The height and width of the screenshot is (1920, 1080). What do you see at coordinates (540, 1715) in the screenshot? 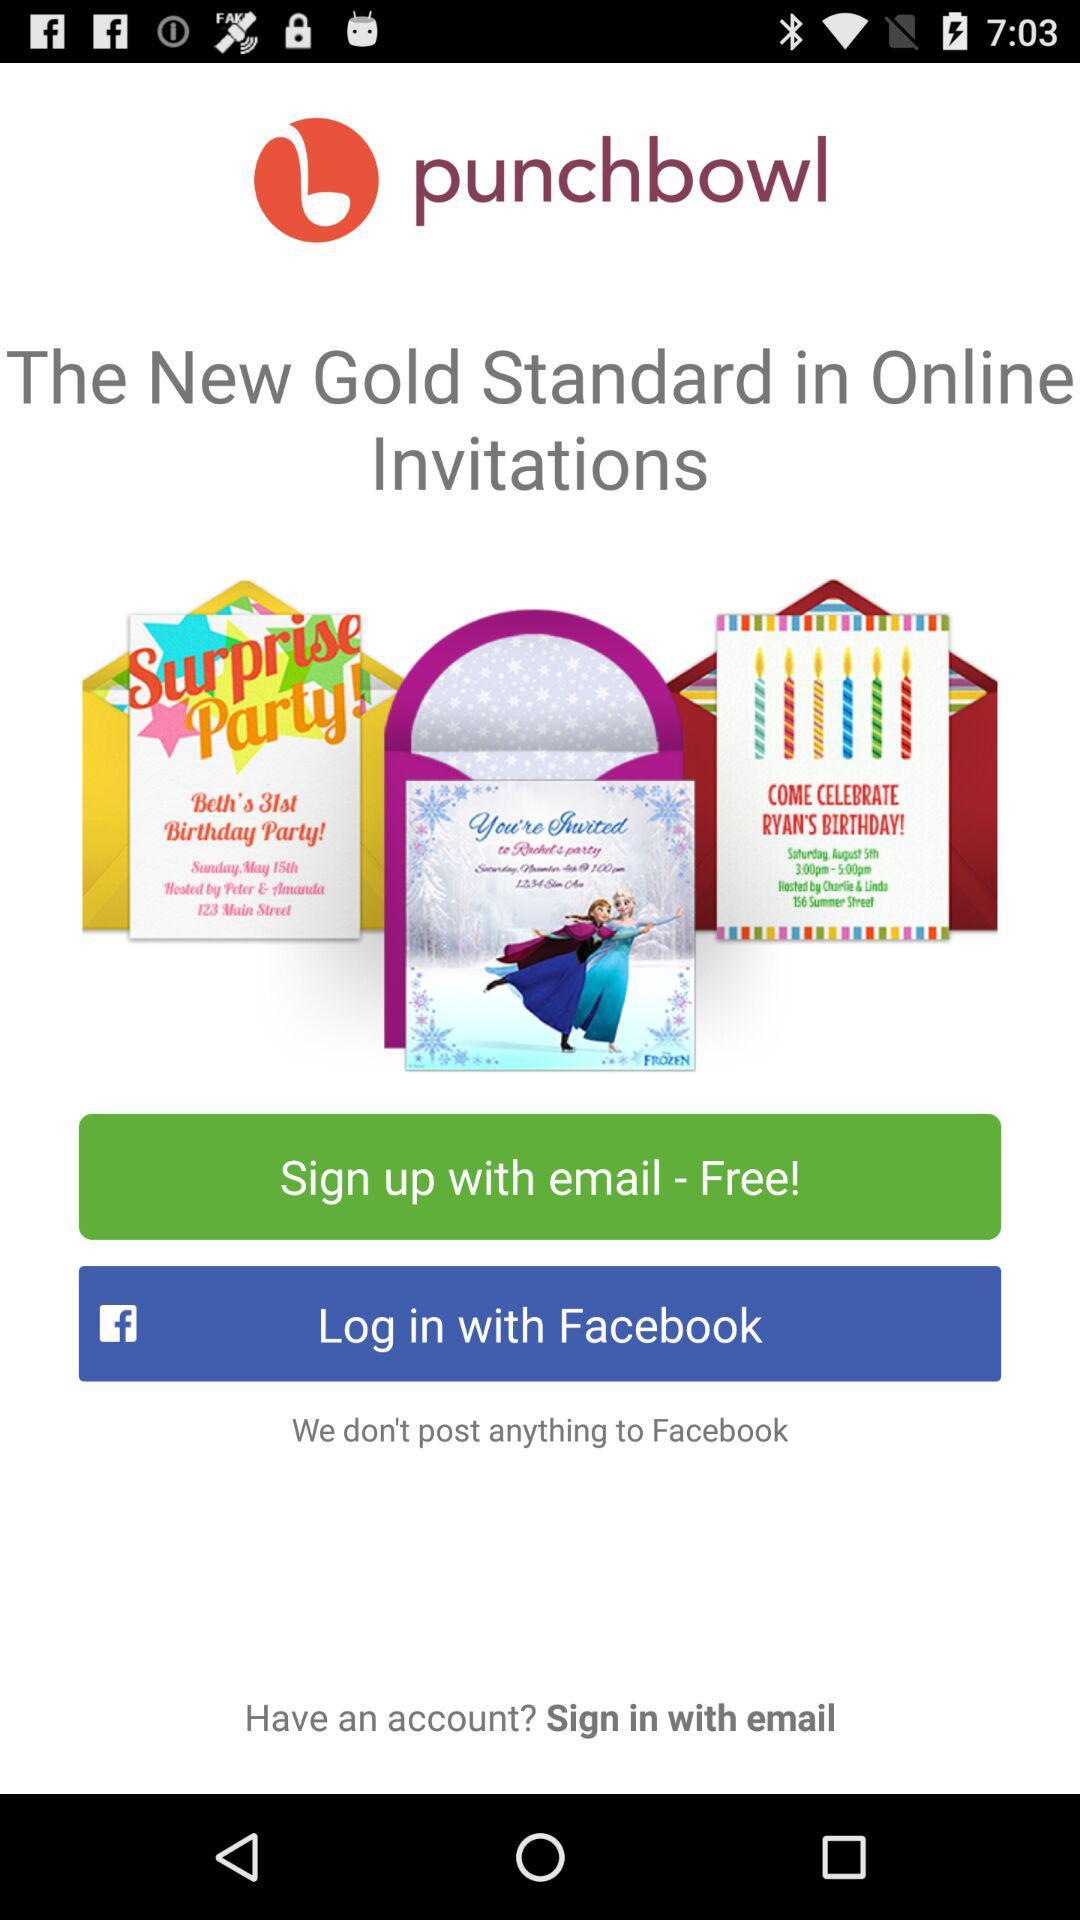
I see `icon below we don t` at bounding box center [540, 1715].